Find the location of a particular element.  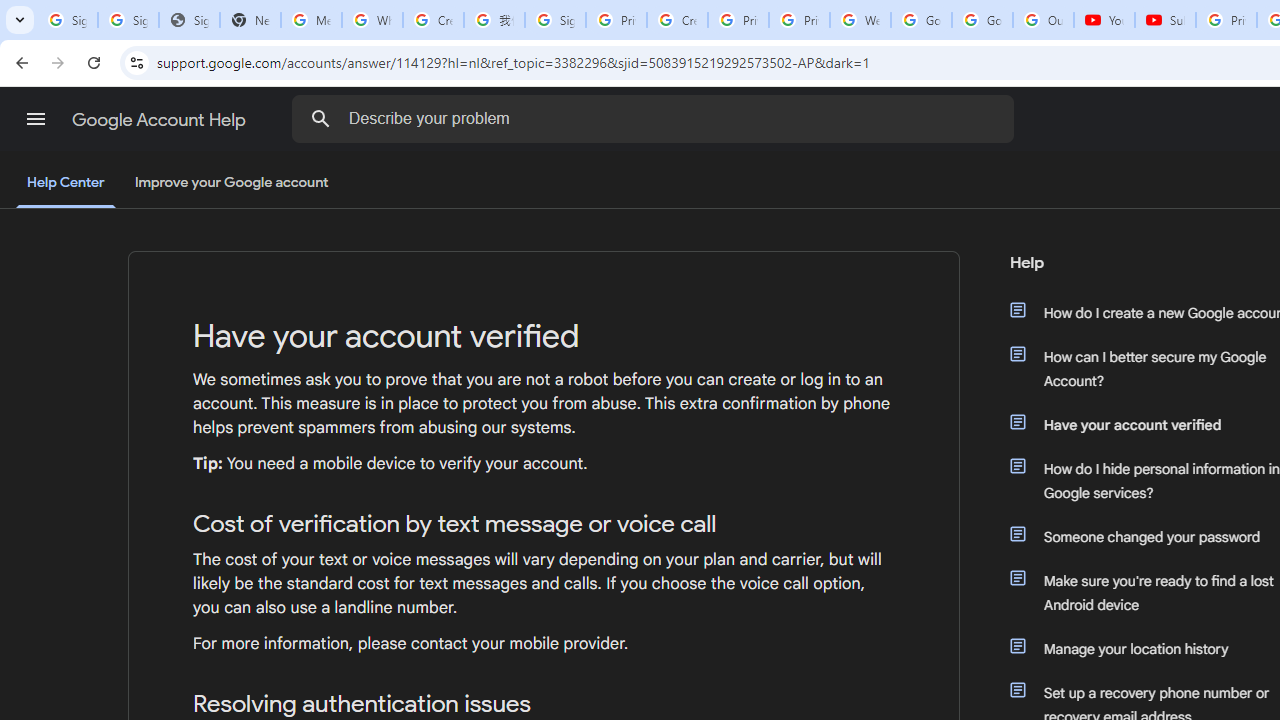

'Google Account Help' is located at coordinates (160, 119).